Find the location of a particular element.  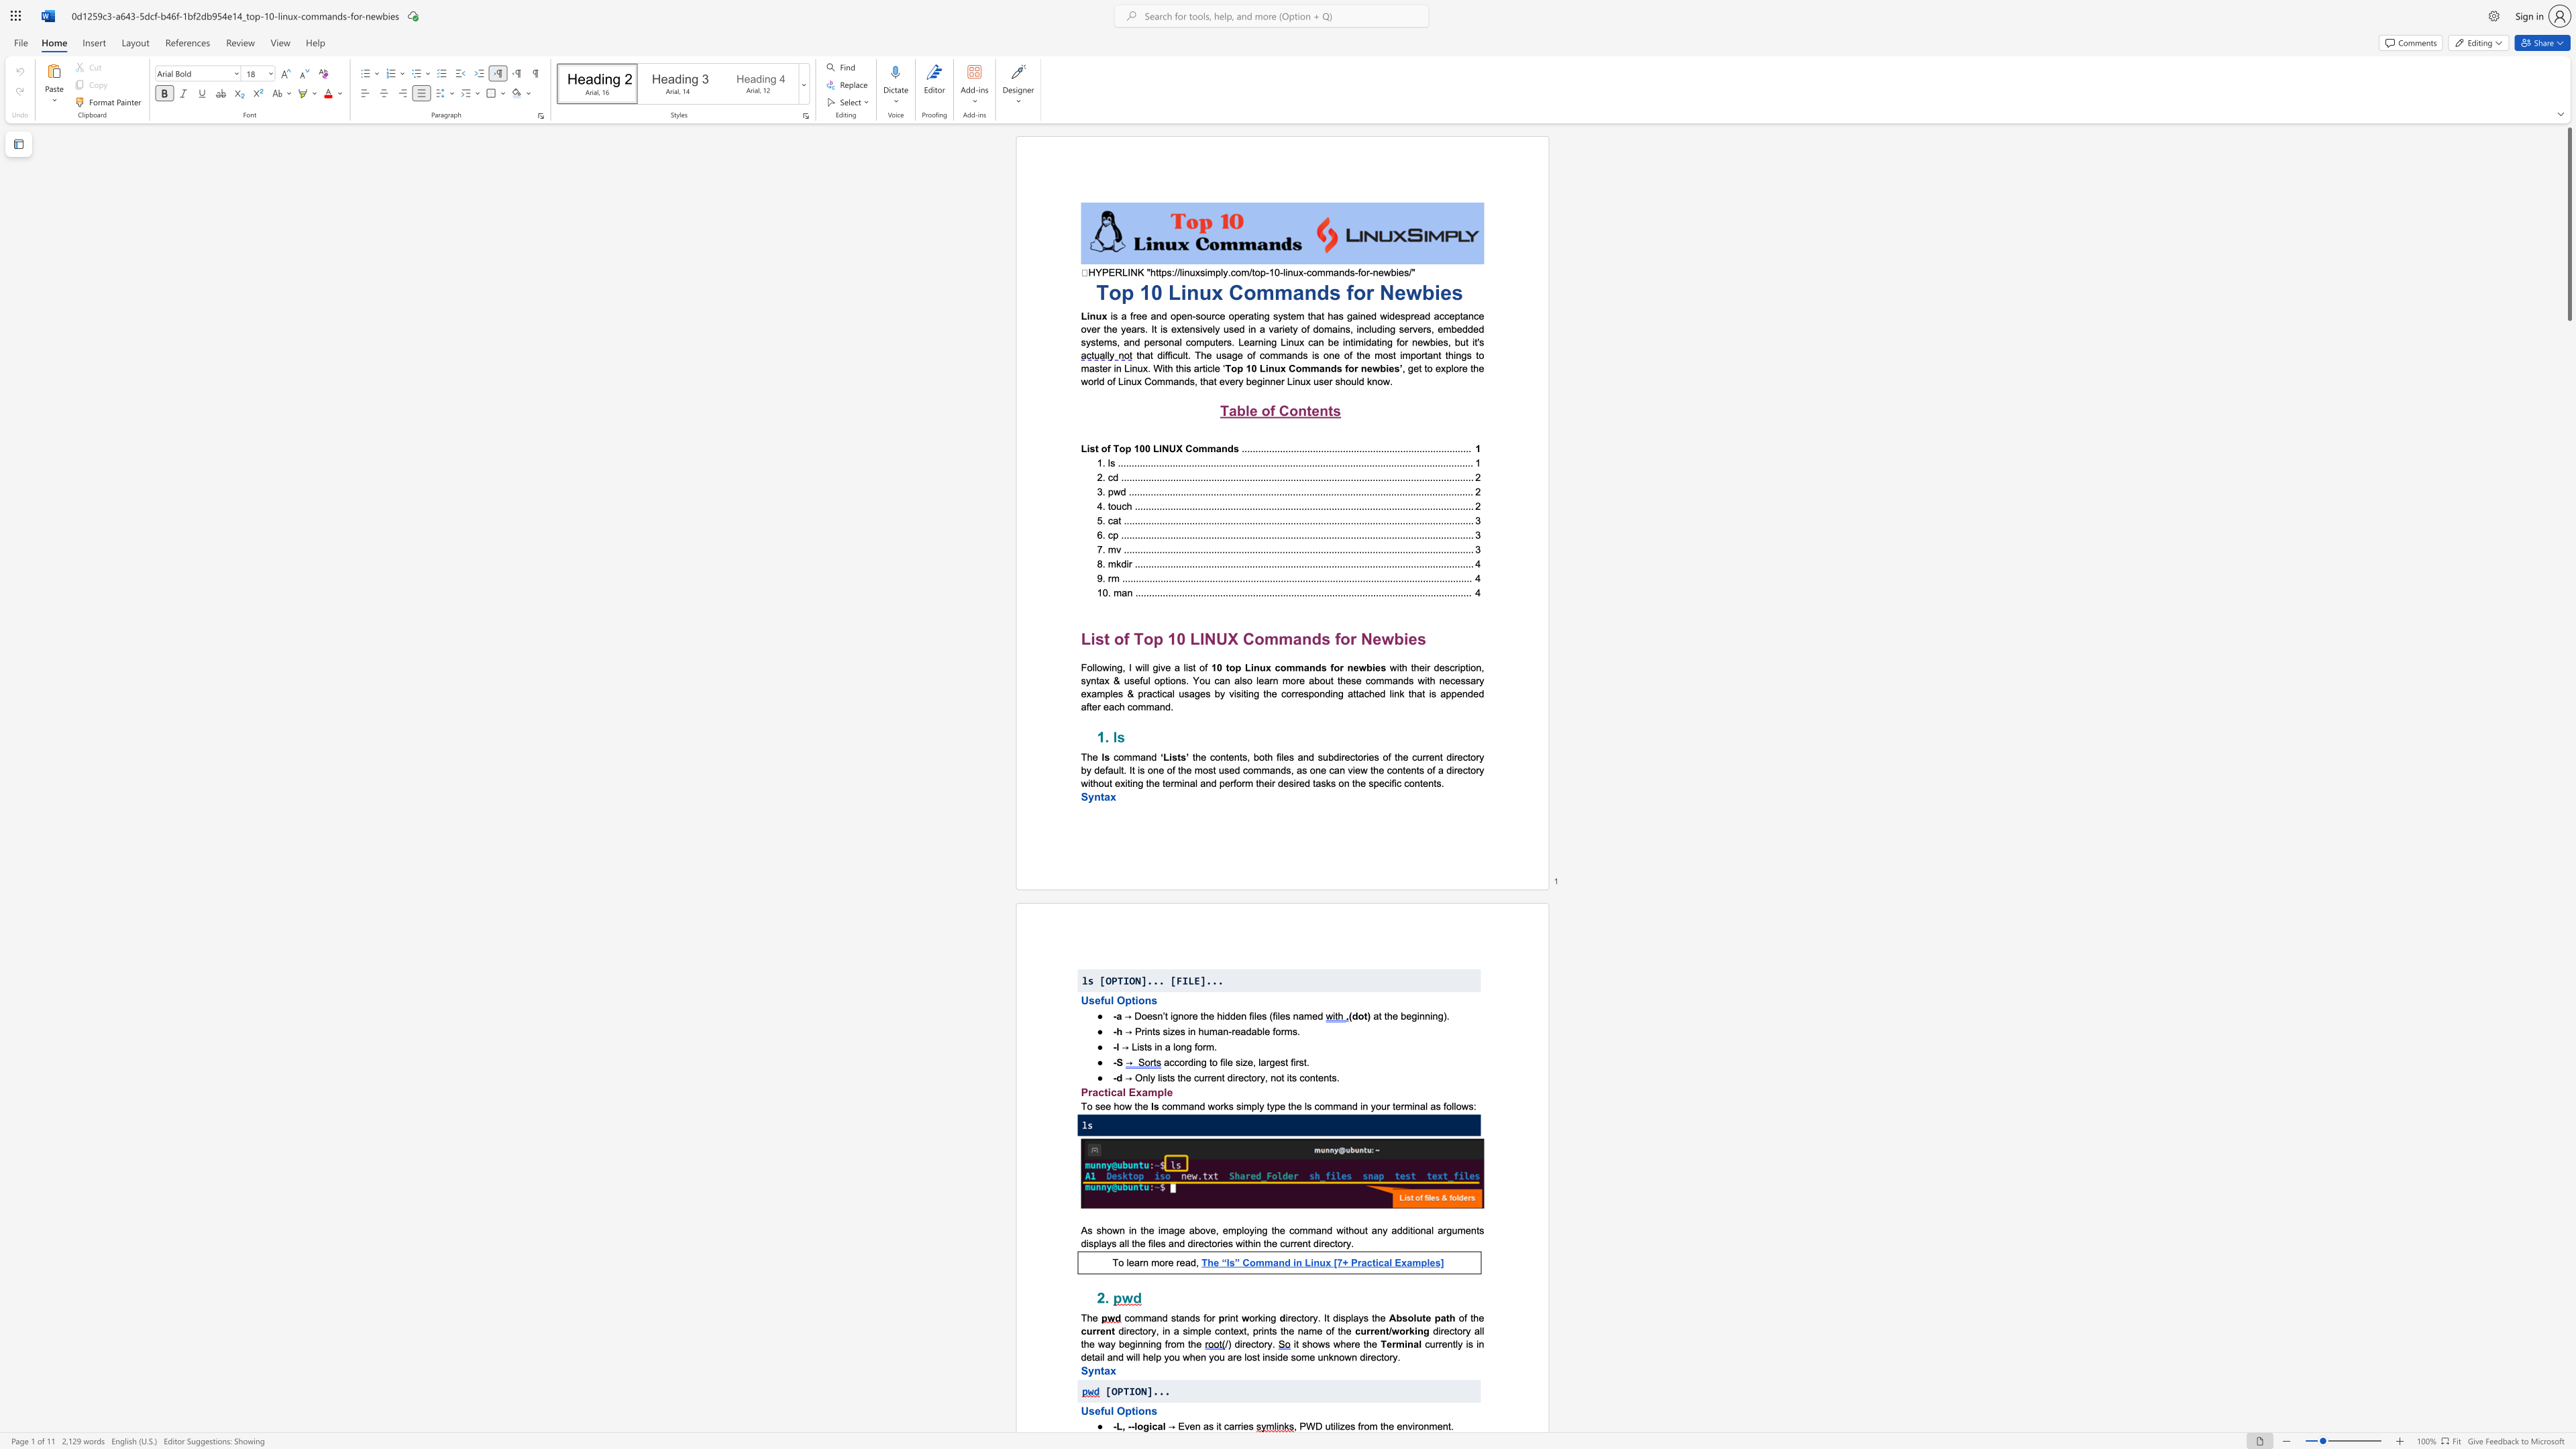

the 2th character "]" in the text is located at coordinates (1203, 981).